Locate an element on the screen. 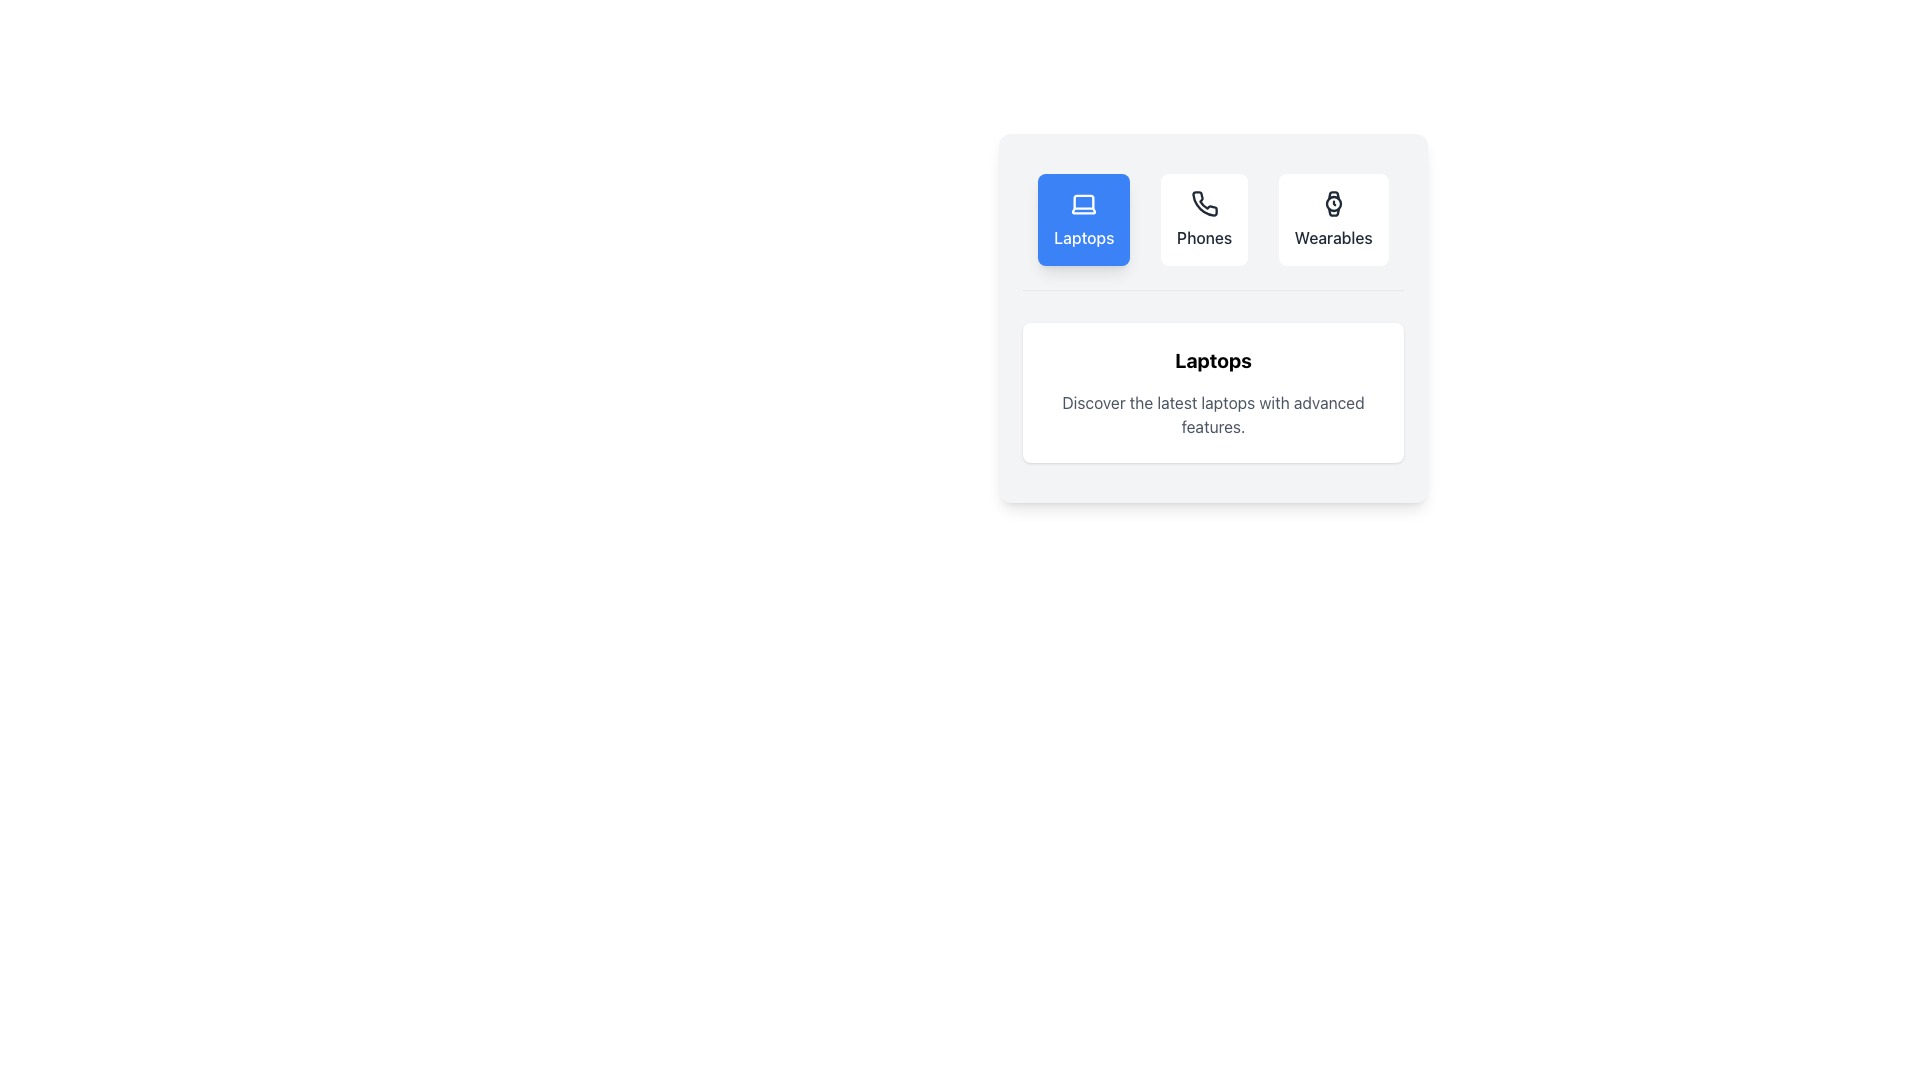 The image size is (1920, 1080). the 'Laptops' category icon, which serves as a visual indicator for the laptops section in the top left of the card-like interface is located at coordinates (1083, 204).